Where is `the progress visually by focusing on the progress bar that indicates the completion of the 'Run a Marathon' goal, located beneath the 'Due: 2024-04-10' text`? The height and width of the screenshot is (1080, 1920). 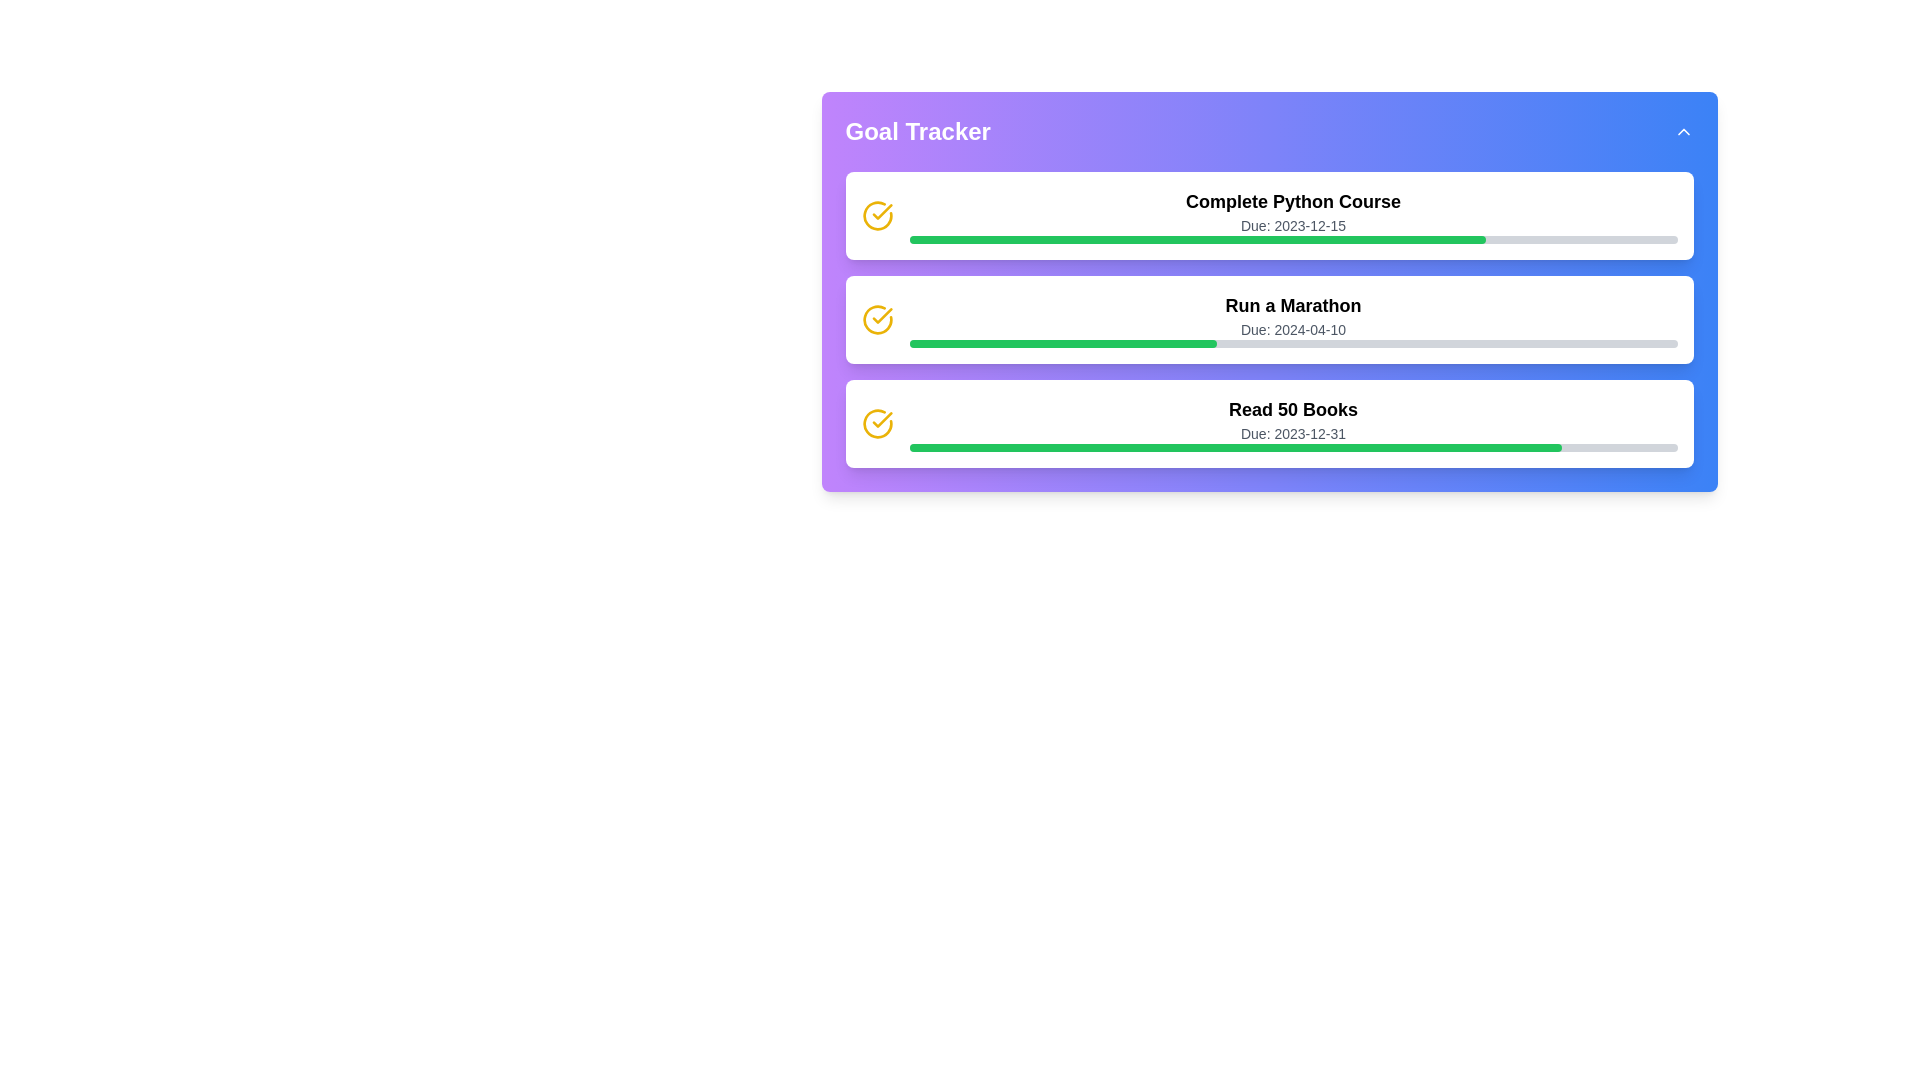
the progress visually by focusing on the progress bar that indicates the completion of the 'Run a Marathon' goal, located beneath the 'Due: 2024-04-10' text is located at coordinates (1293, 342).